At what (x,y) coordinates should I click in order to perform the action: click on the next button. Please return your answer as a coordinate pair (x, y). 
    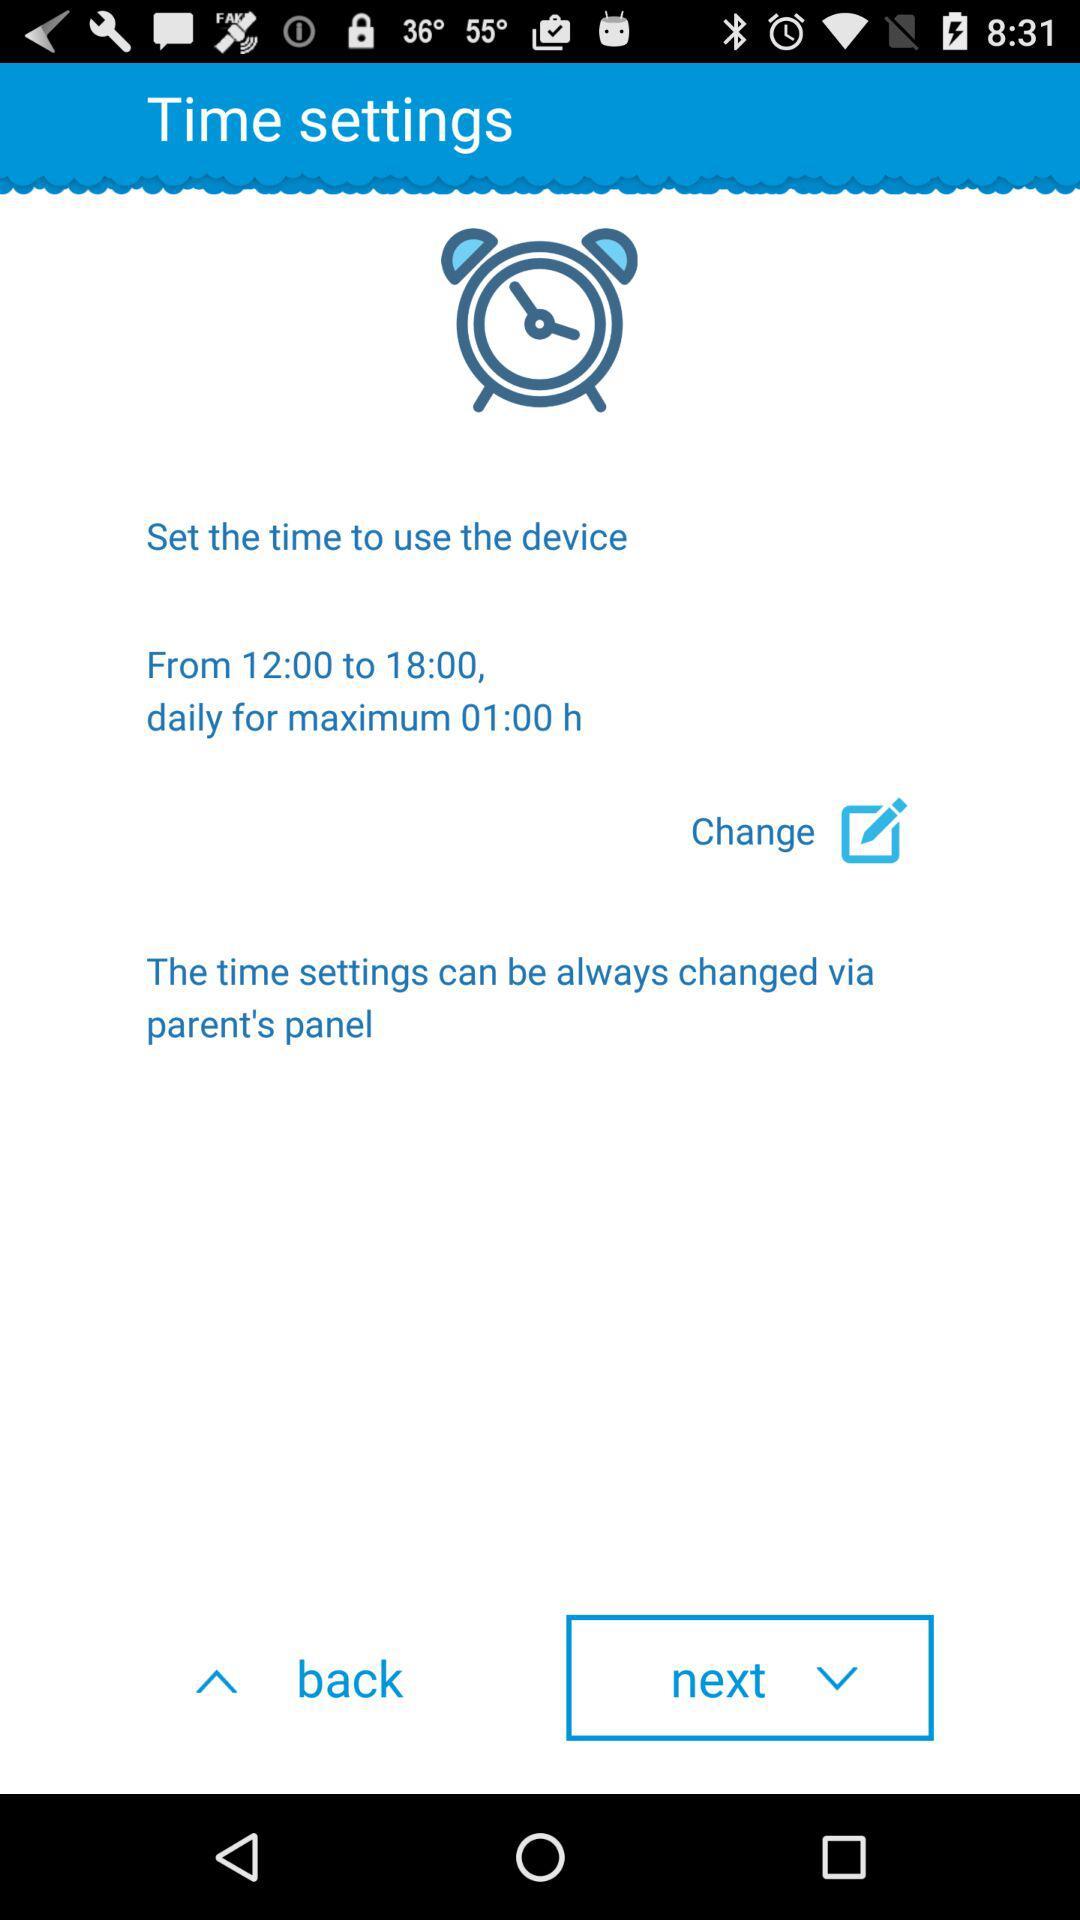
    Looking at the image, I should click on (749, 1677).